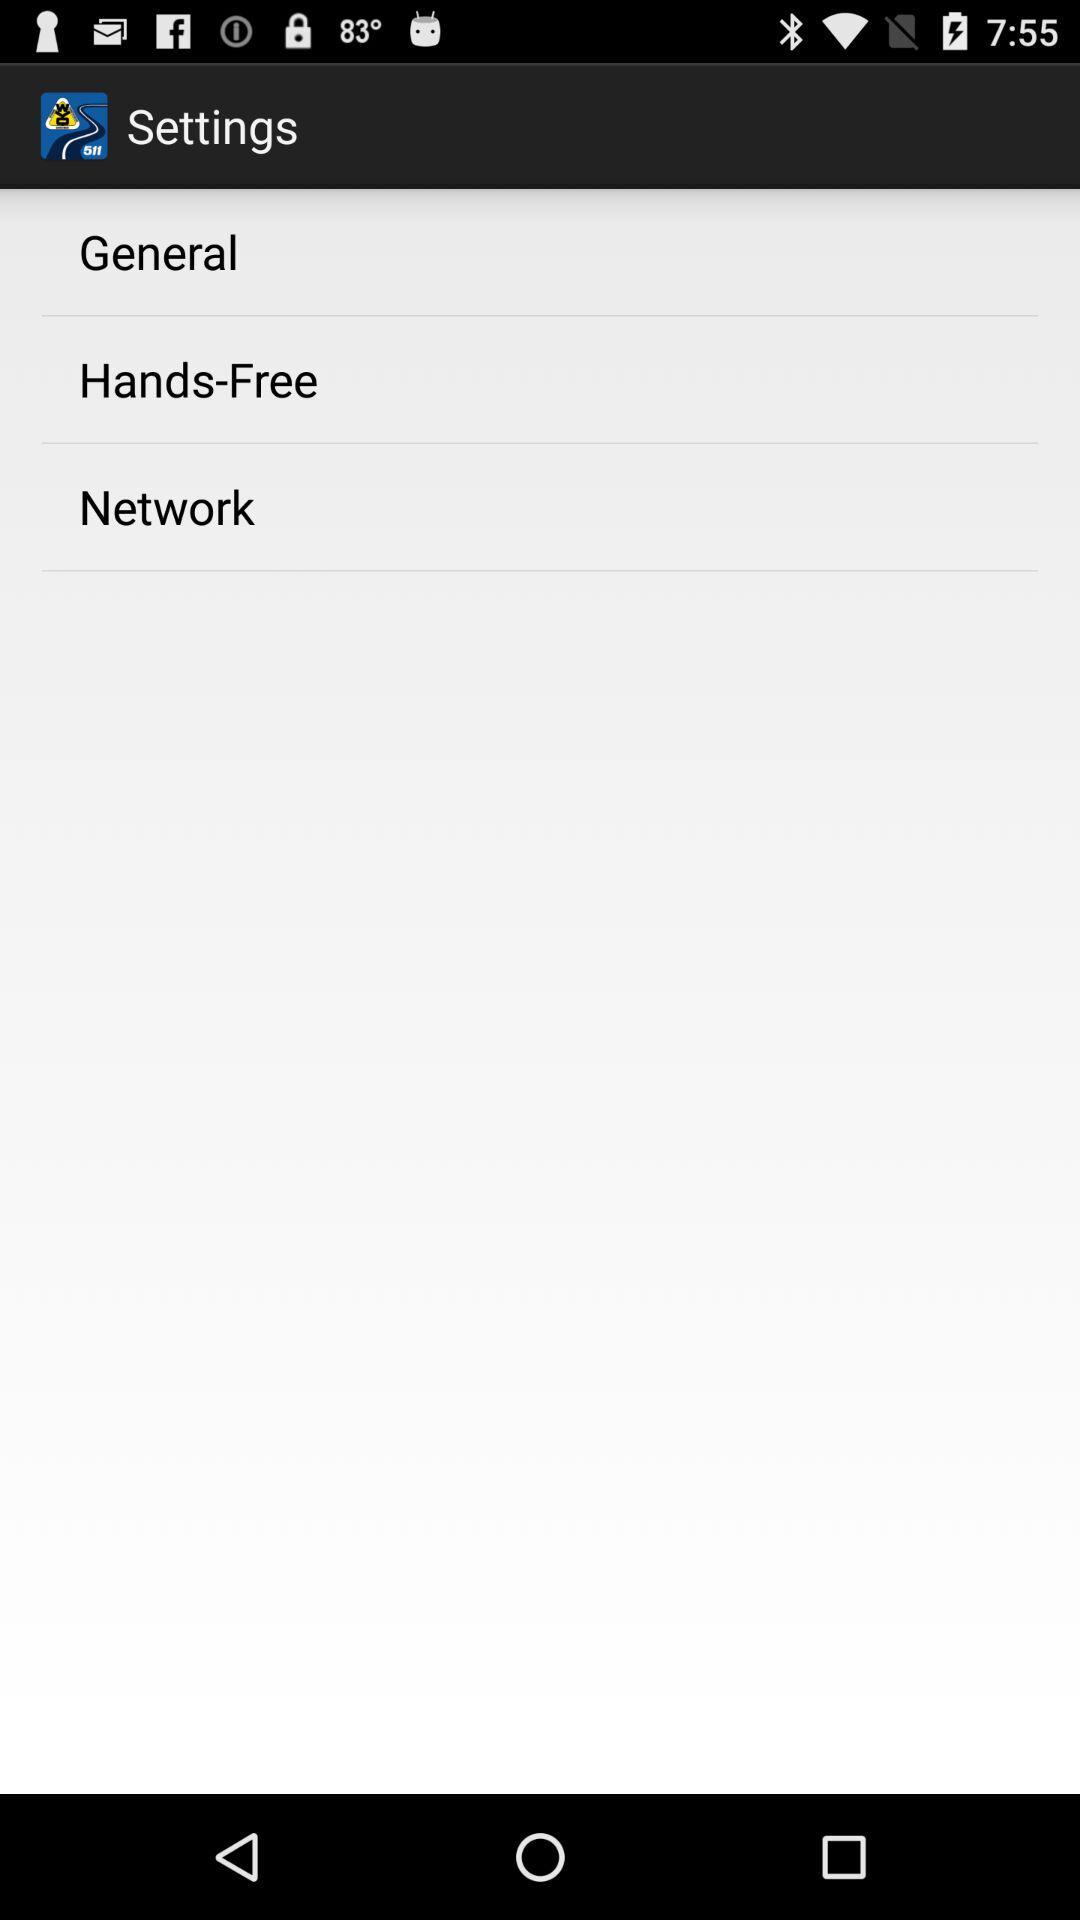  I want to click on general app, so click(157, 250).